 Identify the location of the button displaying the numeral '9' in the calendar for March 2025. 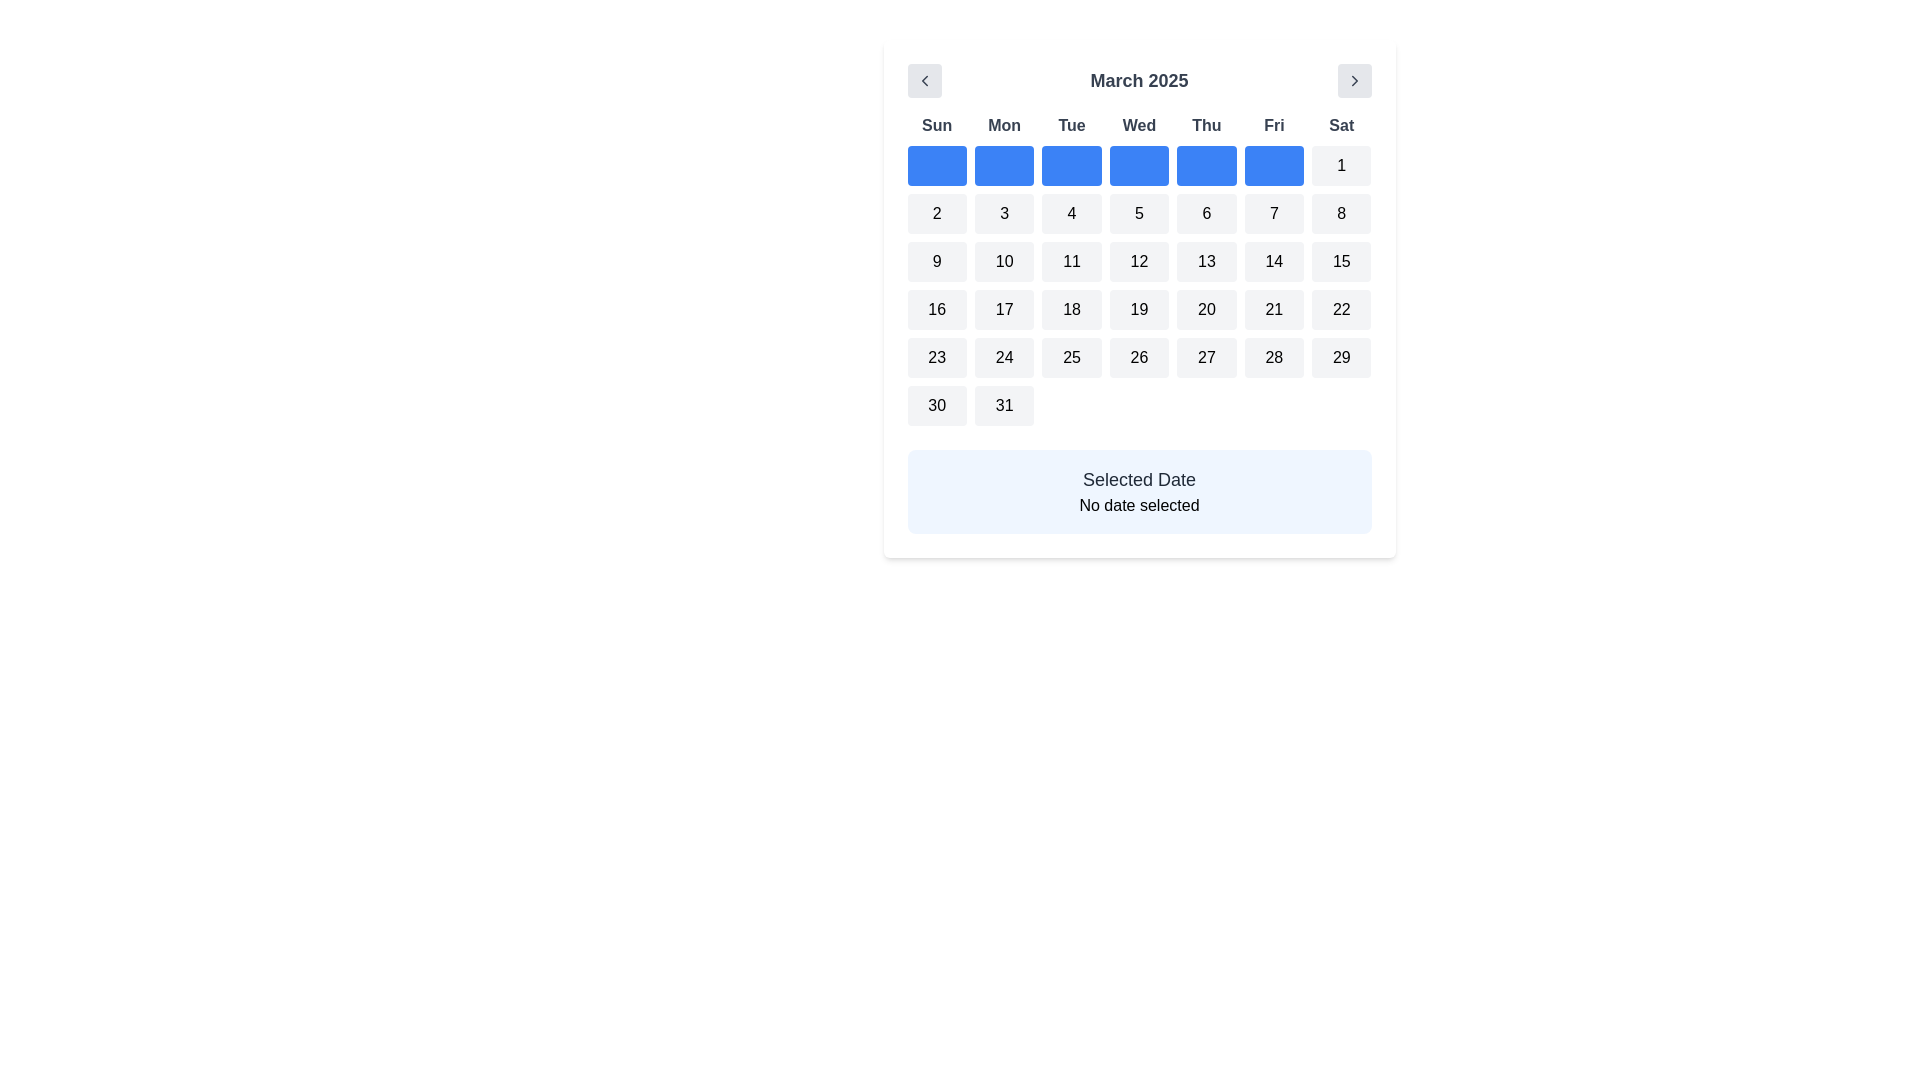
(936, 261).